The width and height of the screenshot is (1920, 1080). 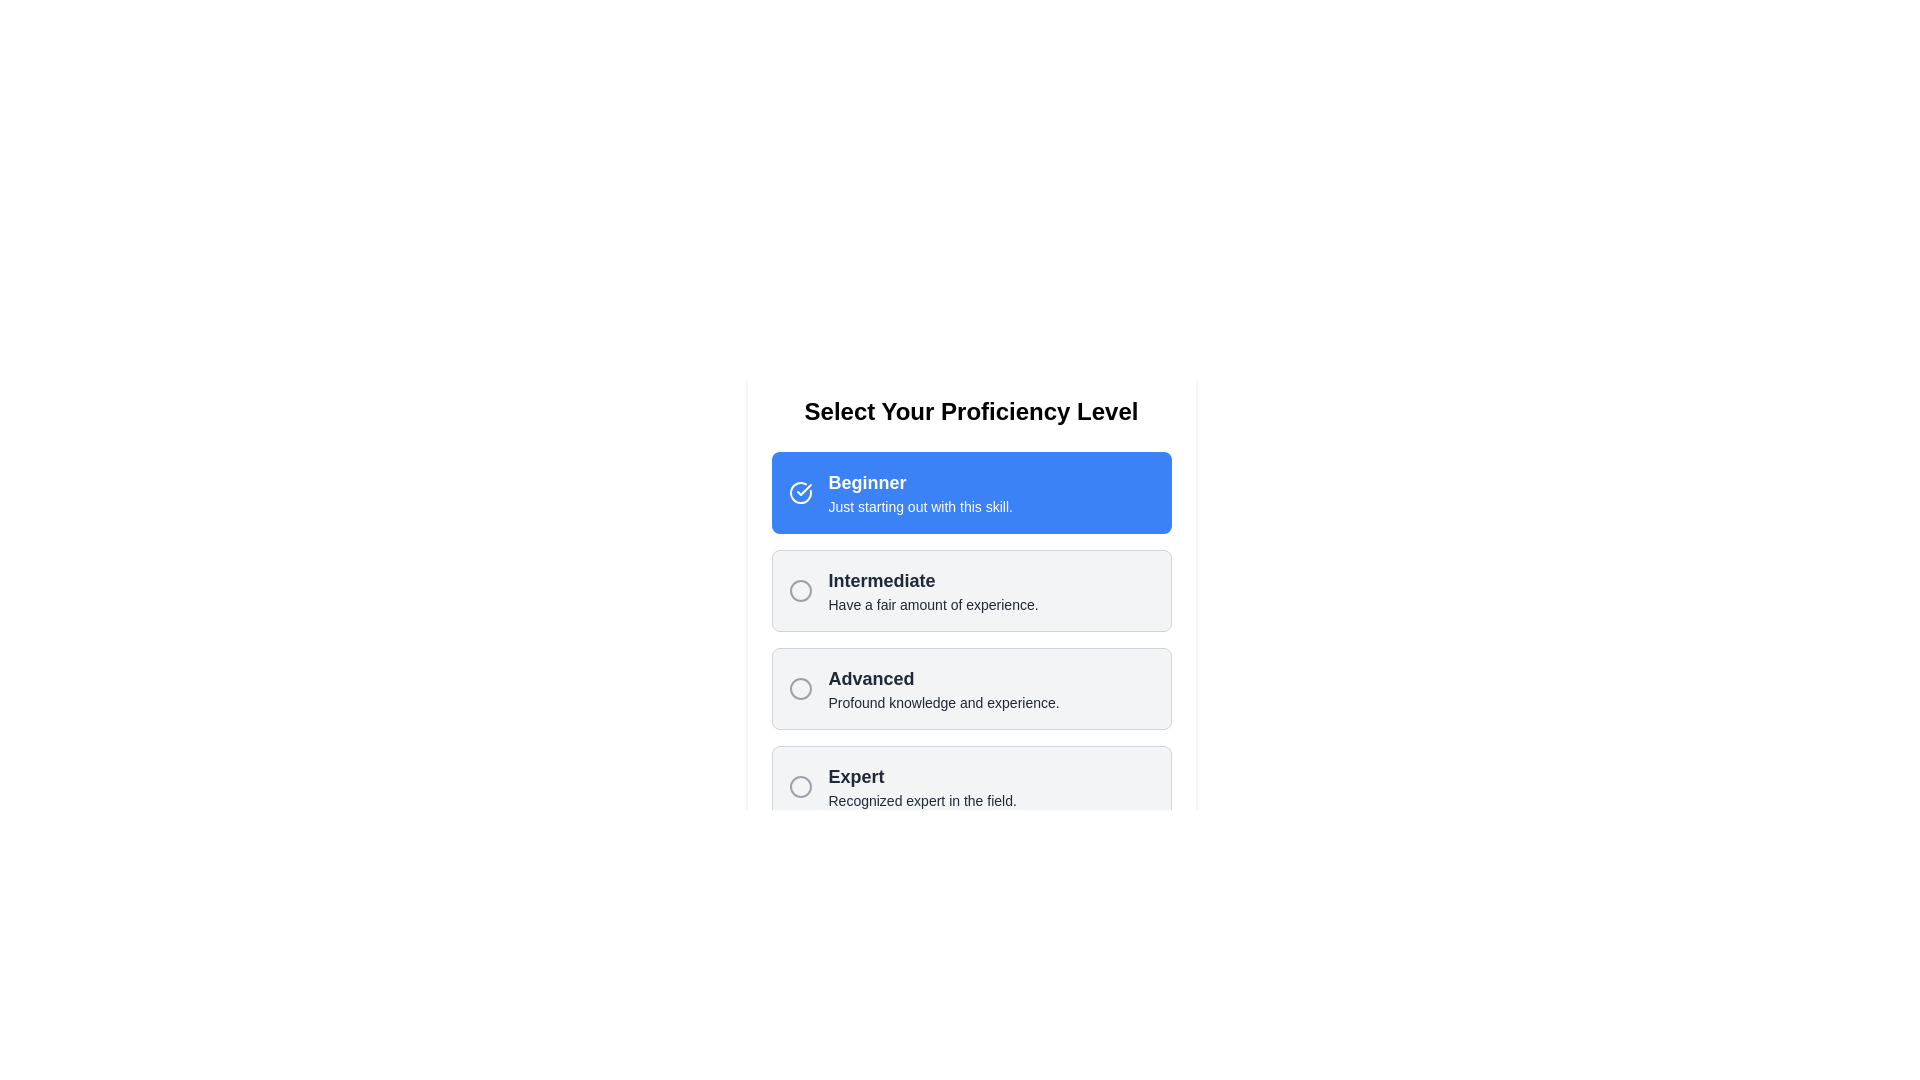 I want to click on the text label reading 'Have a fair amount of experience.' which is positioned below the 'Intermediate' heading and part of the Intermediate proficiency option box, so click(x=932, y=604).